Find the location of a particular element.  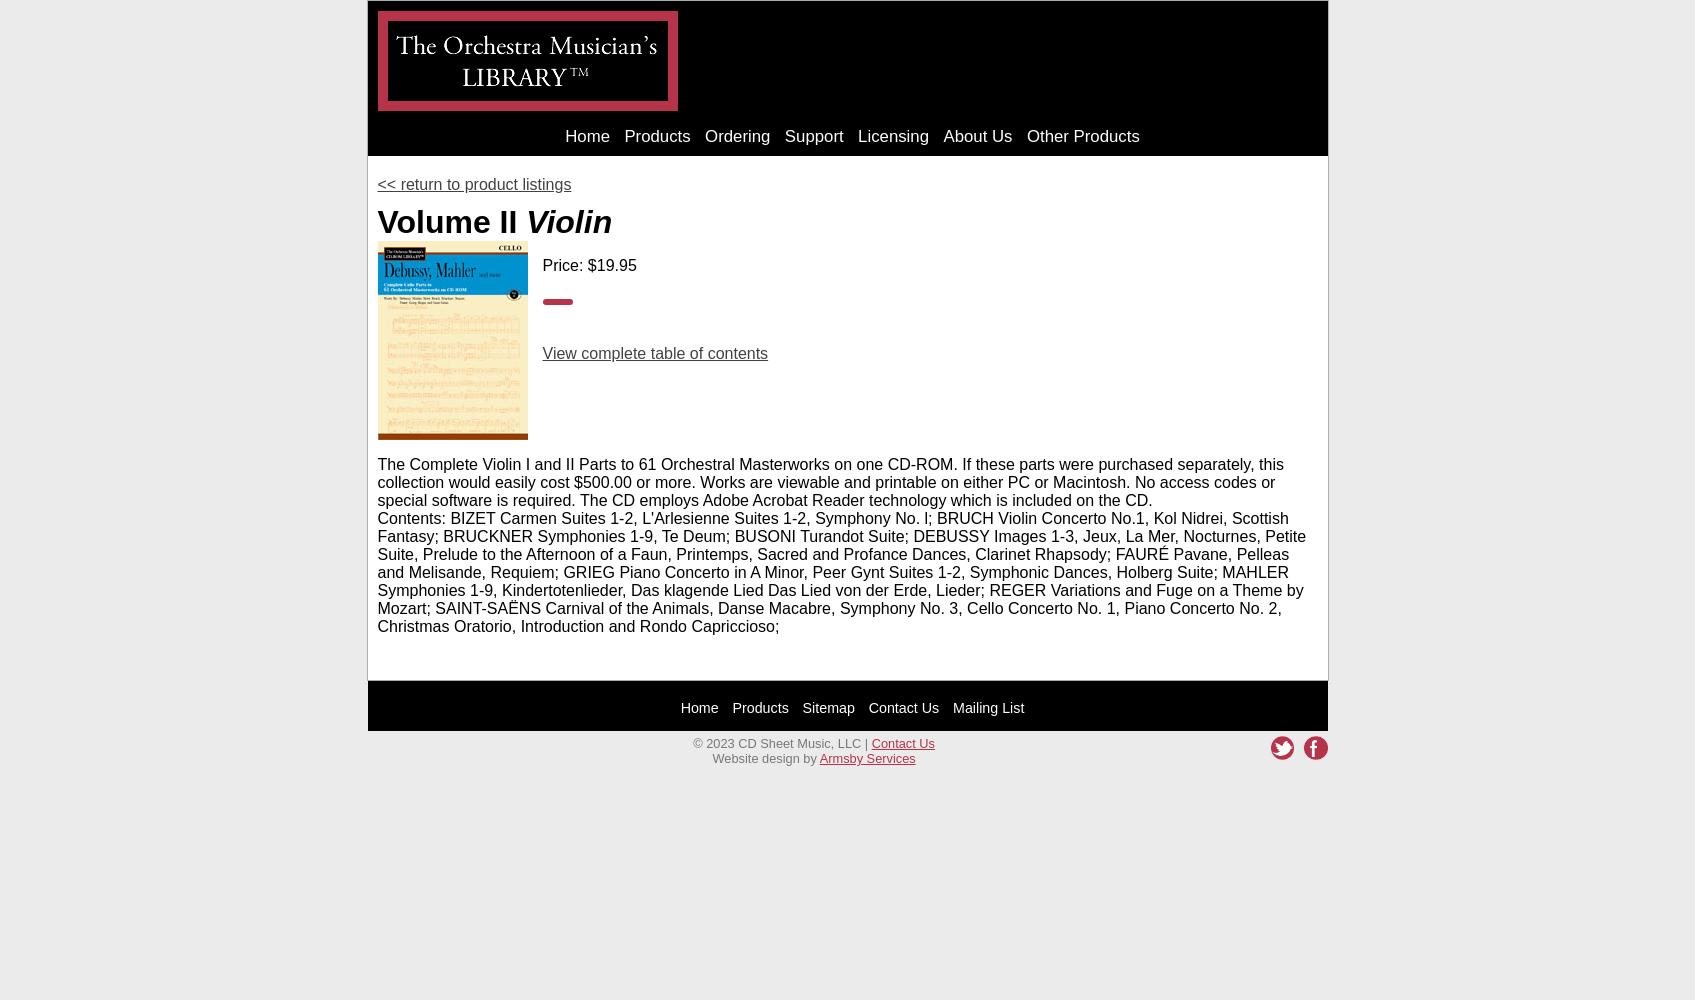

'Sitemap' is located at coordinates (828, 706).